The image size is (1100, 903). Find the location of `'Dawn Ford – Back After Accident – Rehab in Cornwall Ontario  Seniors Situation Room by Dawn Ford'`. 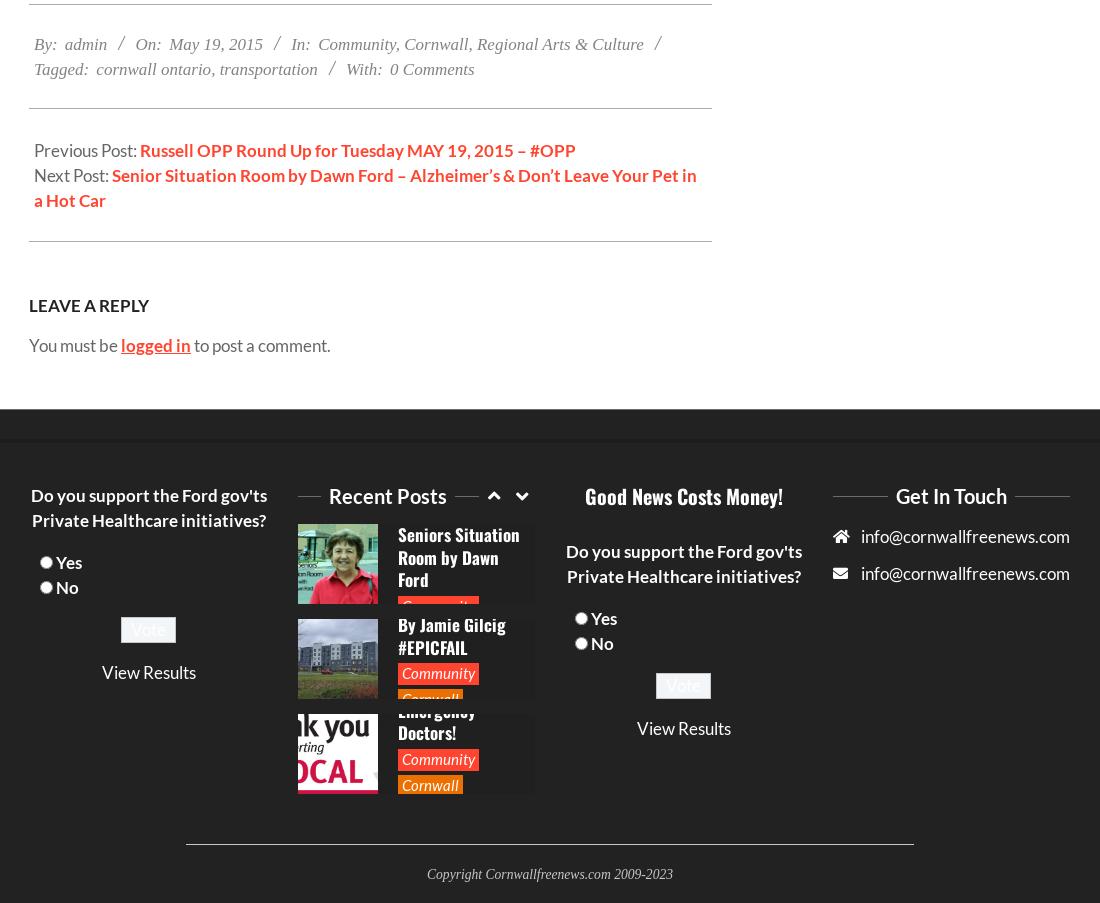

'Dawn Ford – Back After Accident – Rehab in Cornwall Ontario  Seniors Situation Room by Dawn Ford' is located at coordinates (396, 511).